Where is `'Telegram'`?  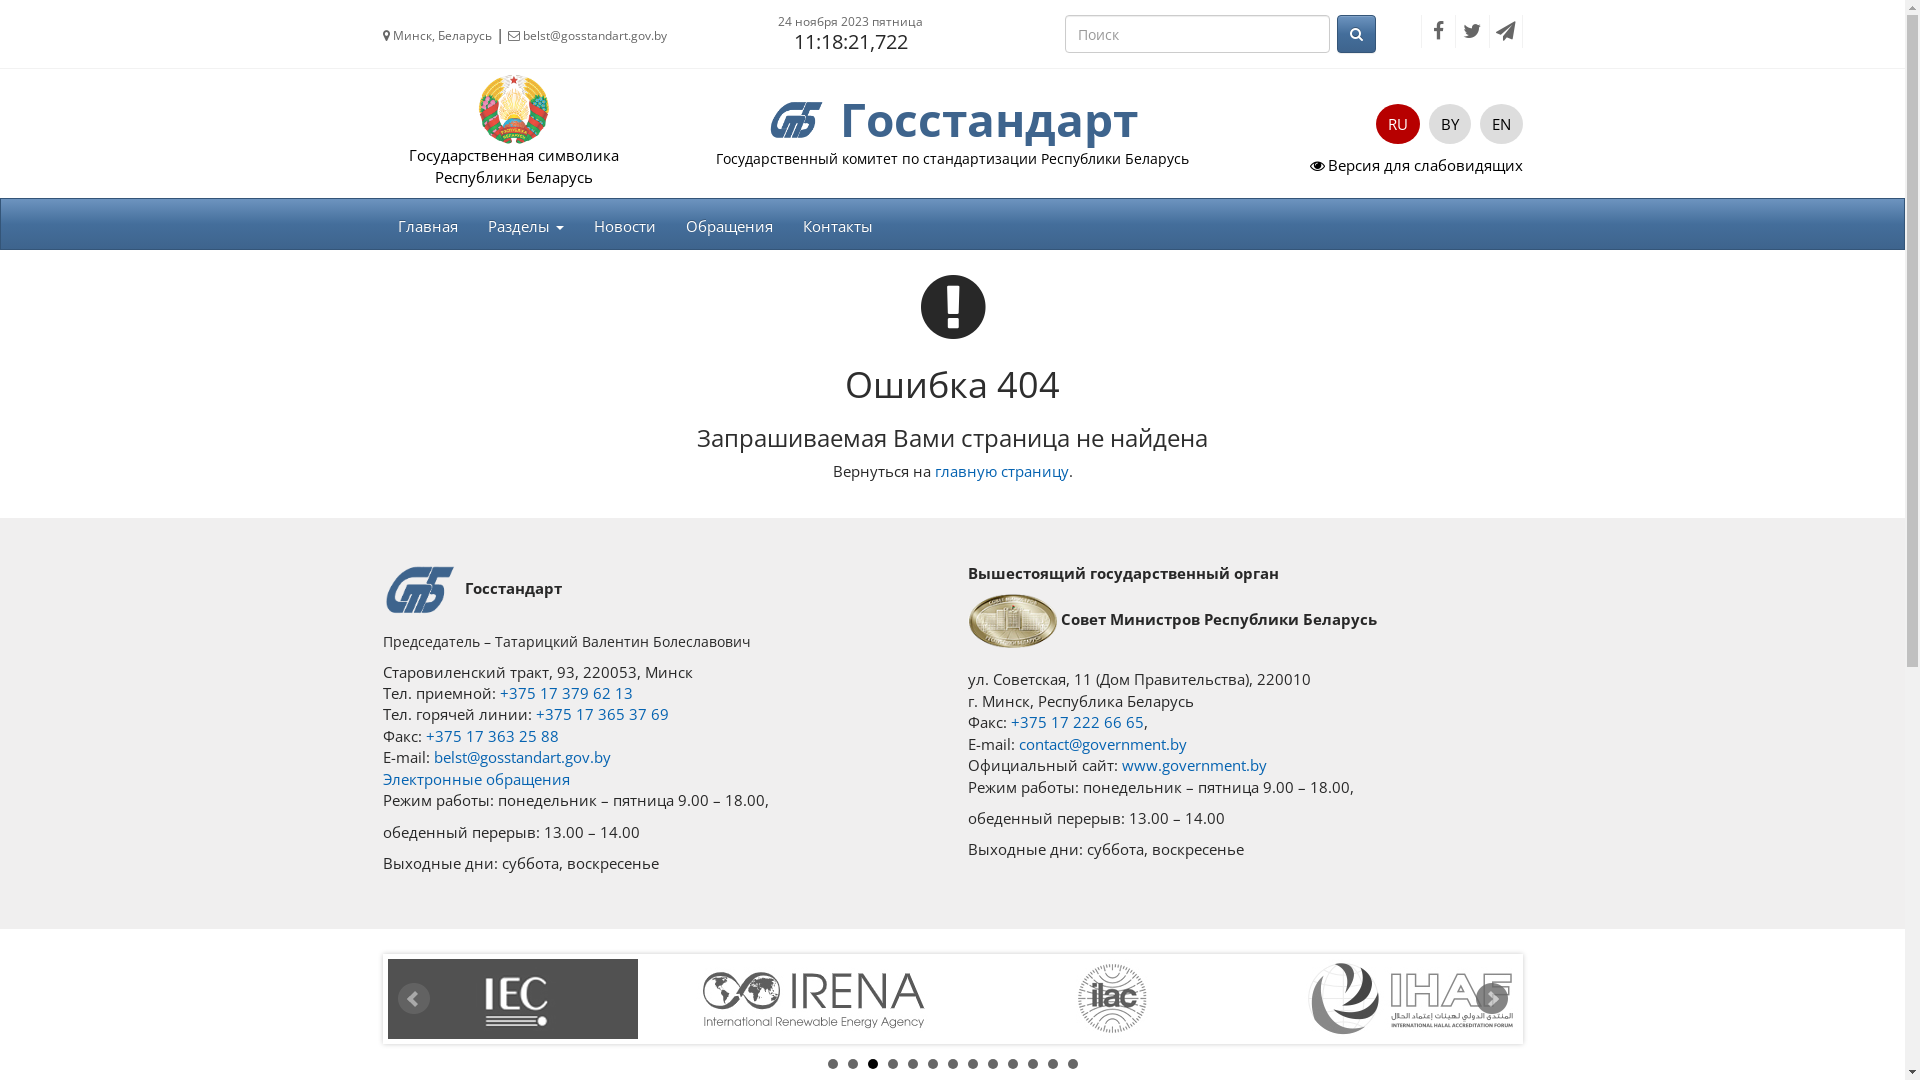
'Telegram' is located at coordinates (1505, 31).